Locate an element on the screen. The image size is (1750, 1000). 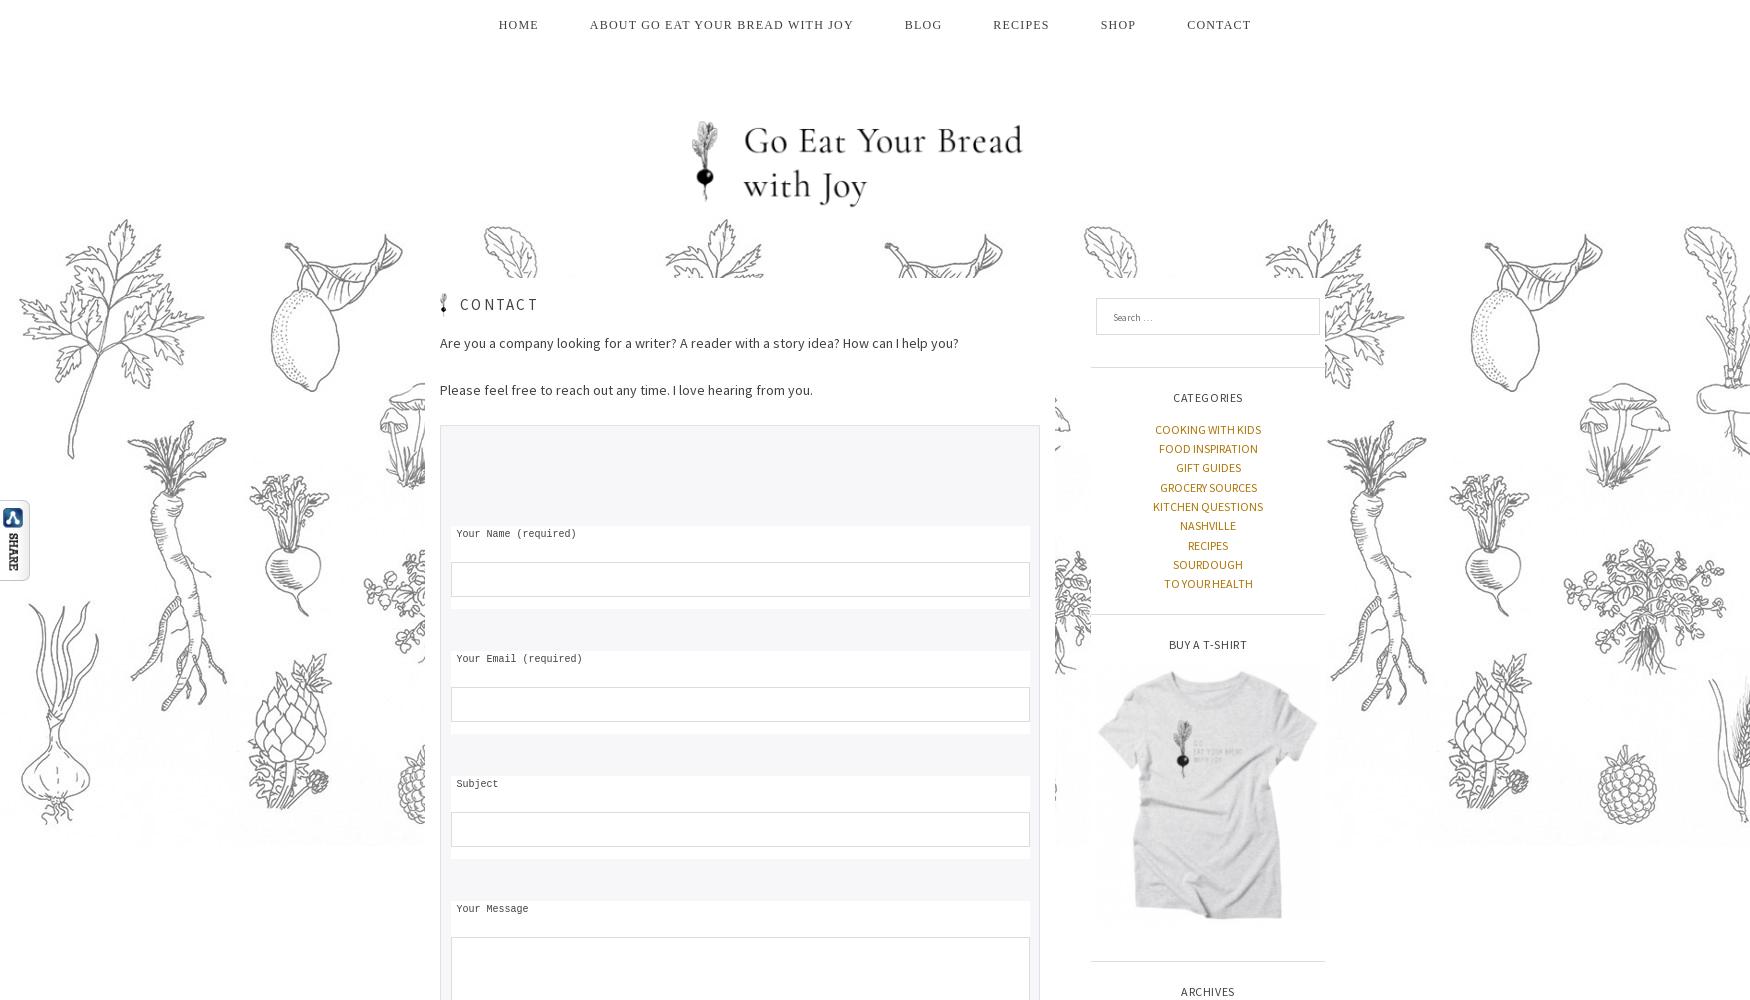
'GIFT GUIDES' is located at coordinates (1207, 466).